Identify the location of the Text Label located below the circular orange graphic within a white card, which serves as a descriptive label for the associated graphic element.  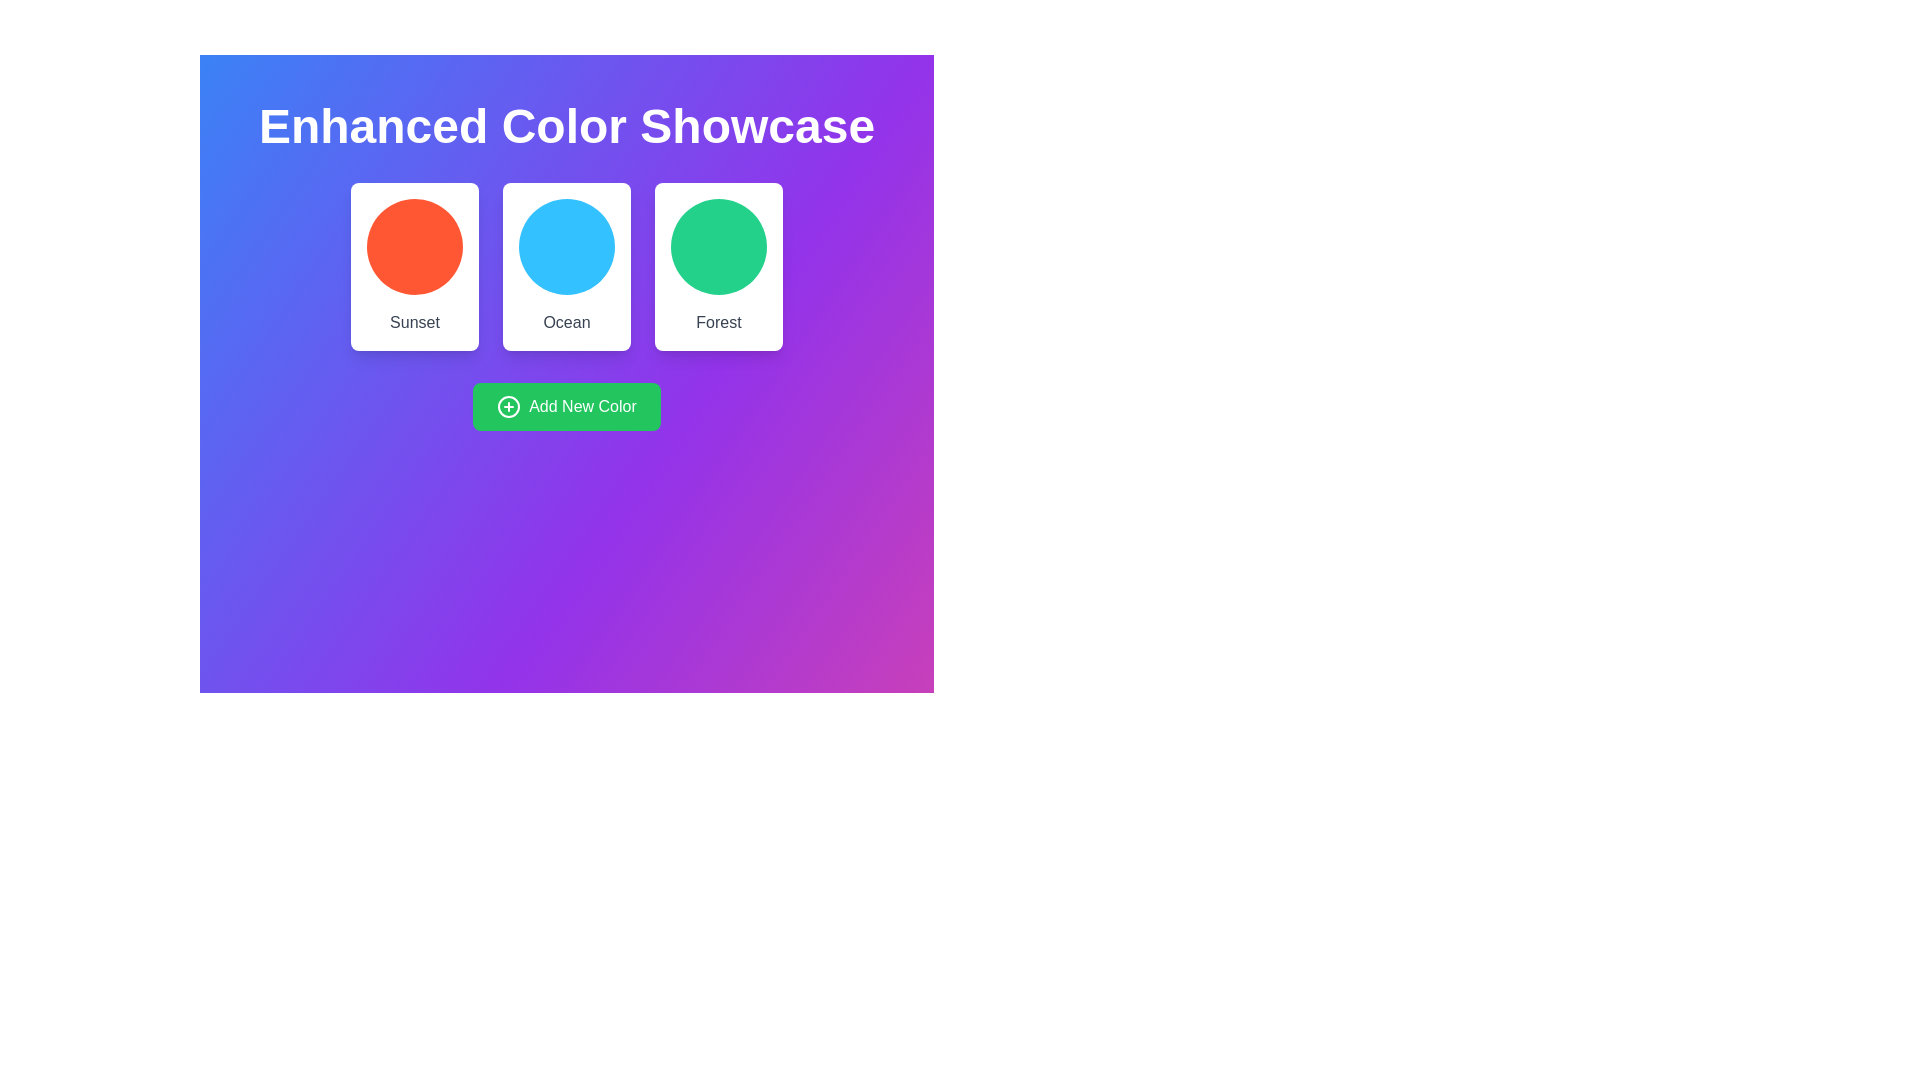
(413, 322).